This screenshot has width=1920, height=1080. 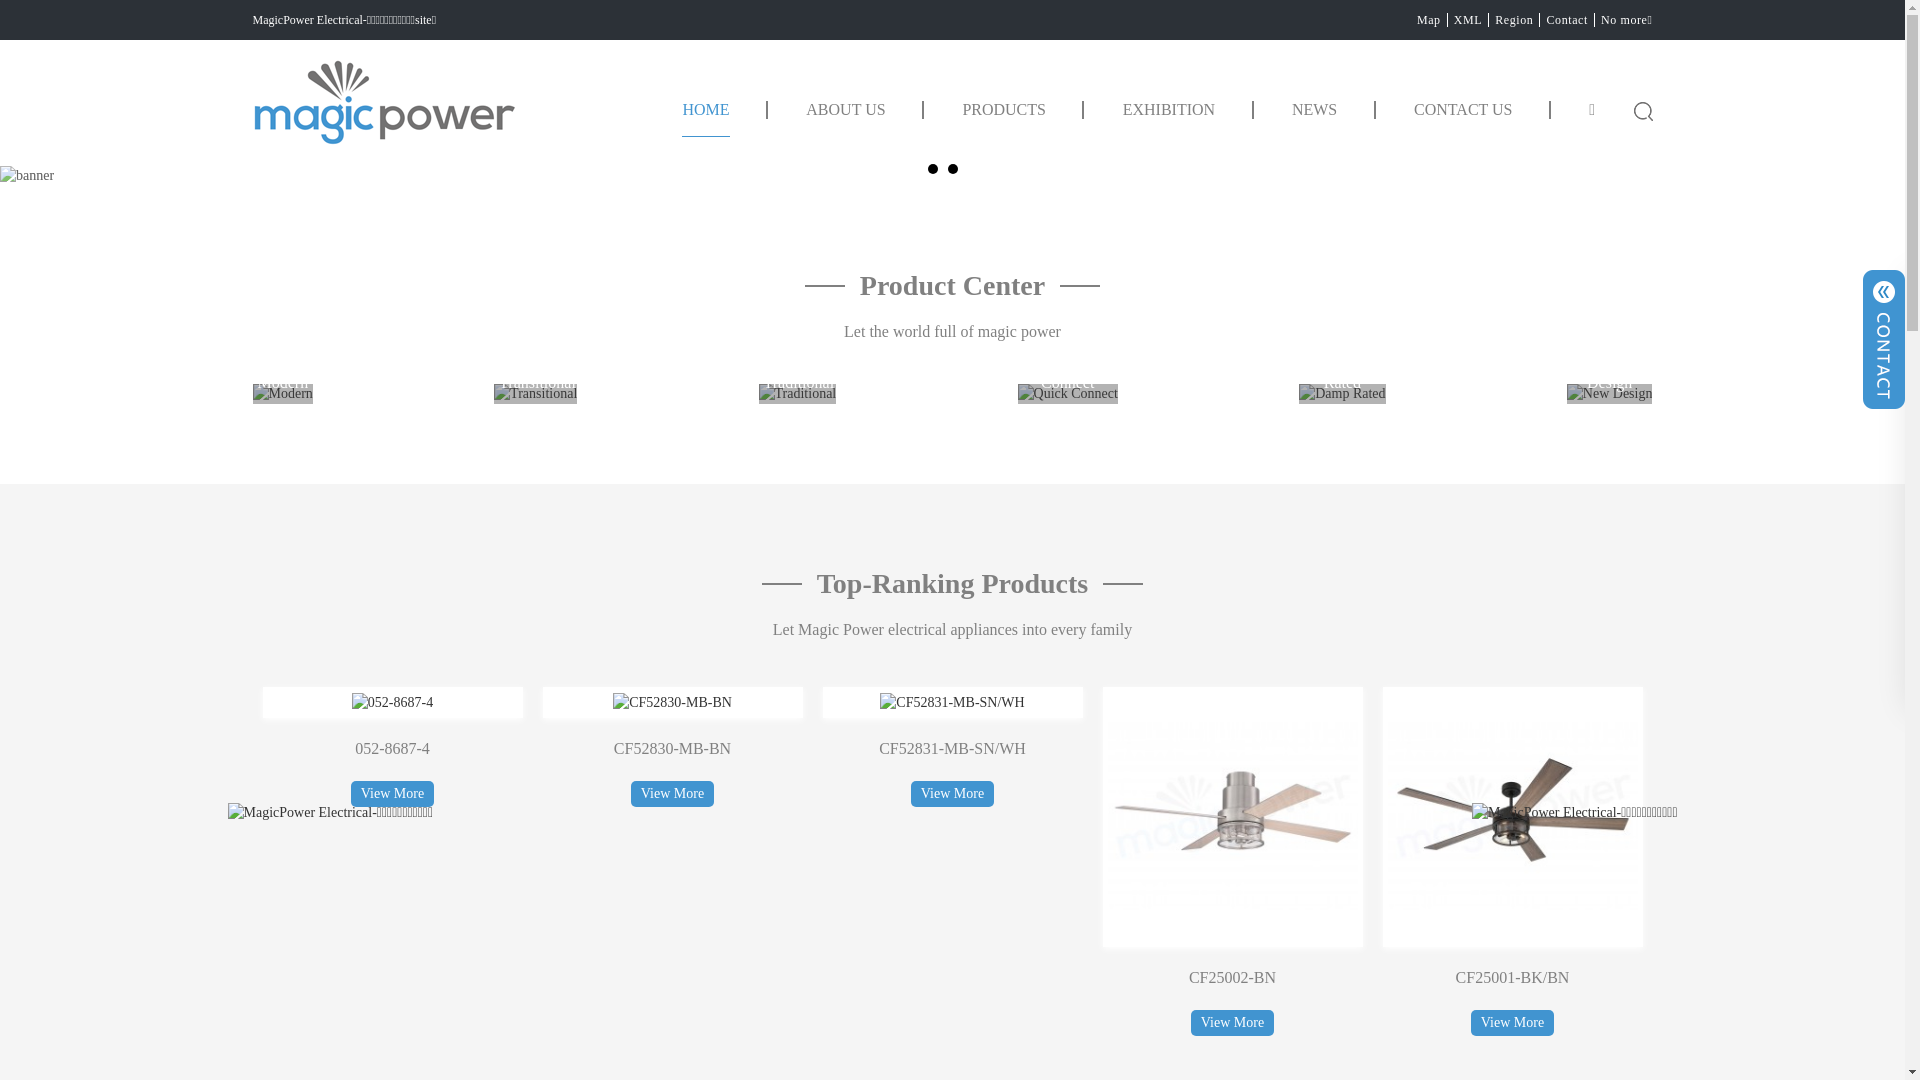 I want to click on 'Damp Rated', so click(x=1342, y=394).